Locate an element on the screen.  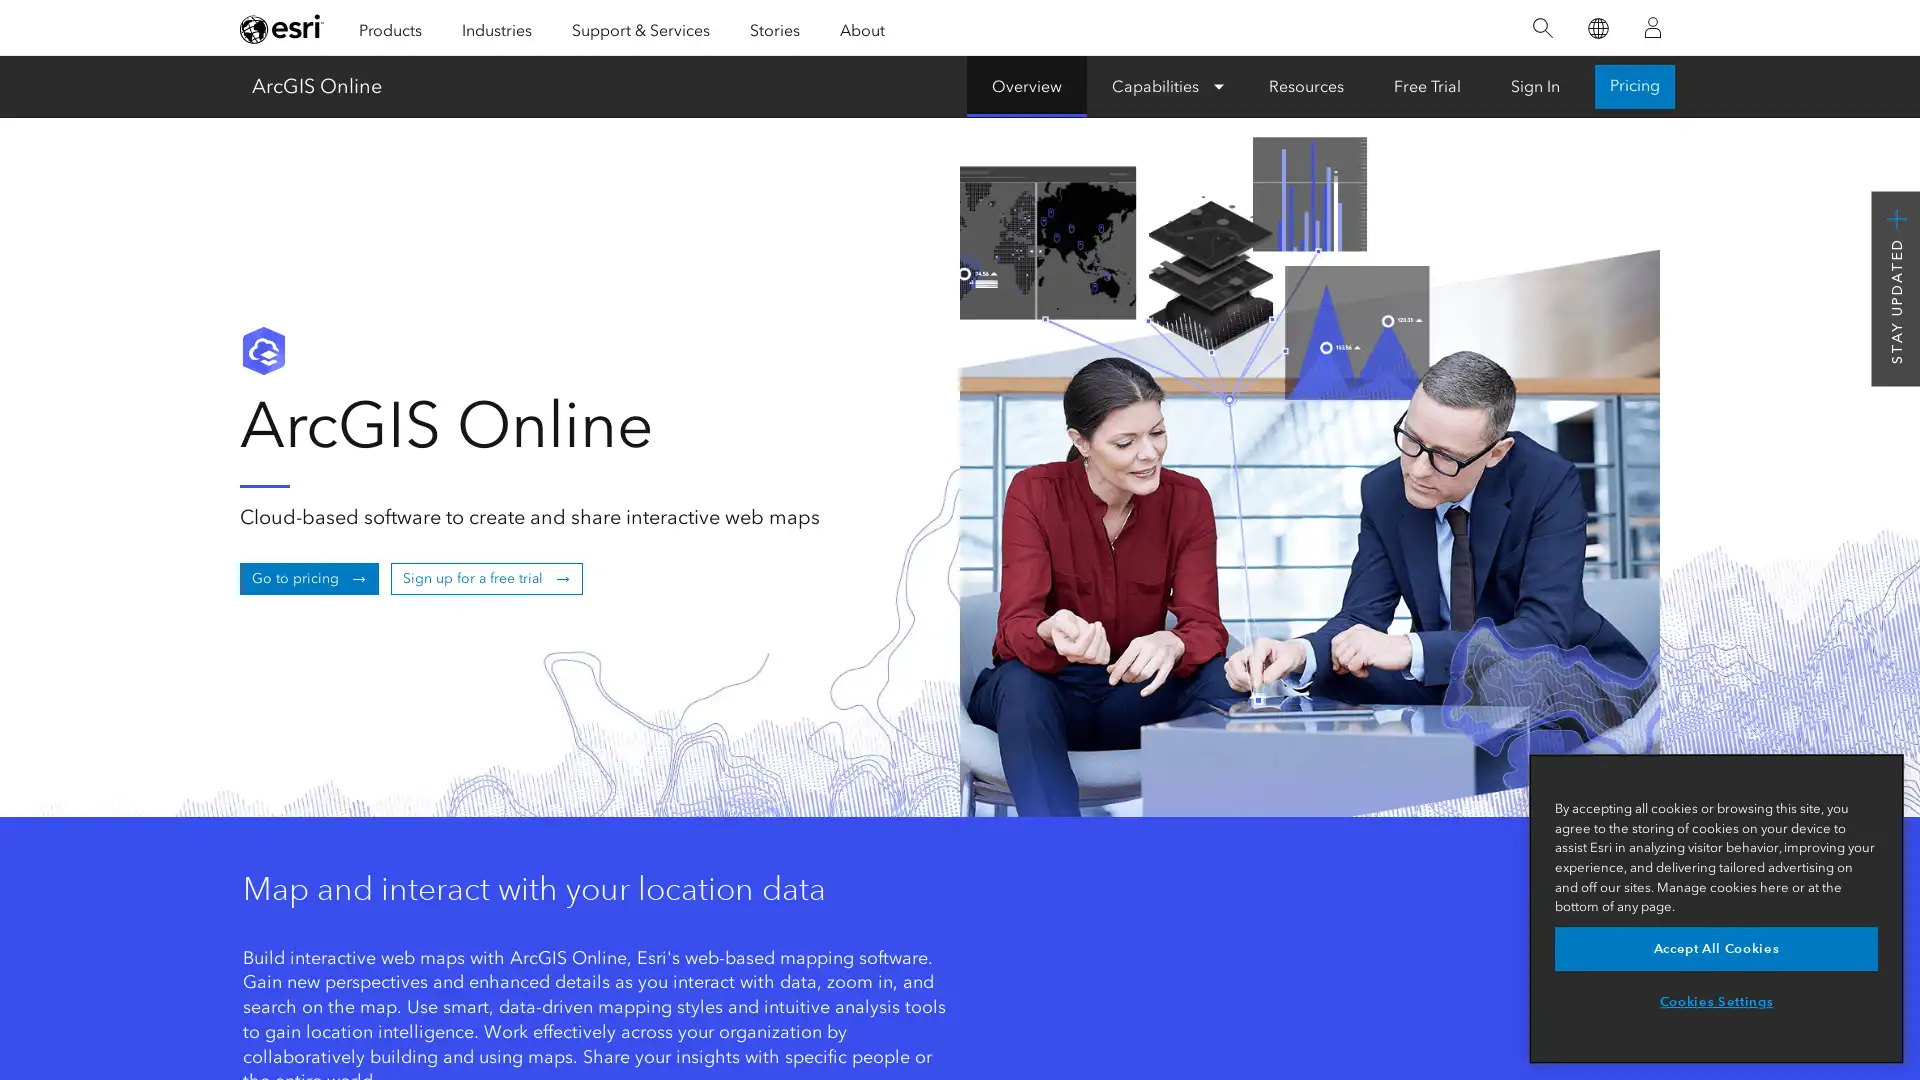
About is located at coordinates (862, 27).